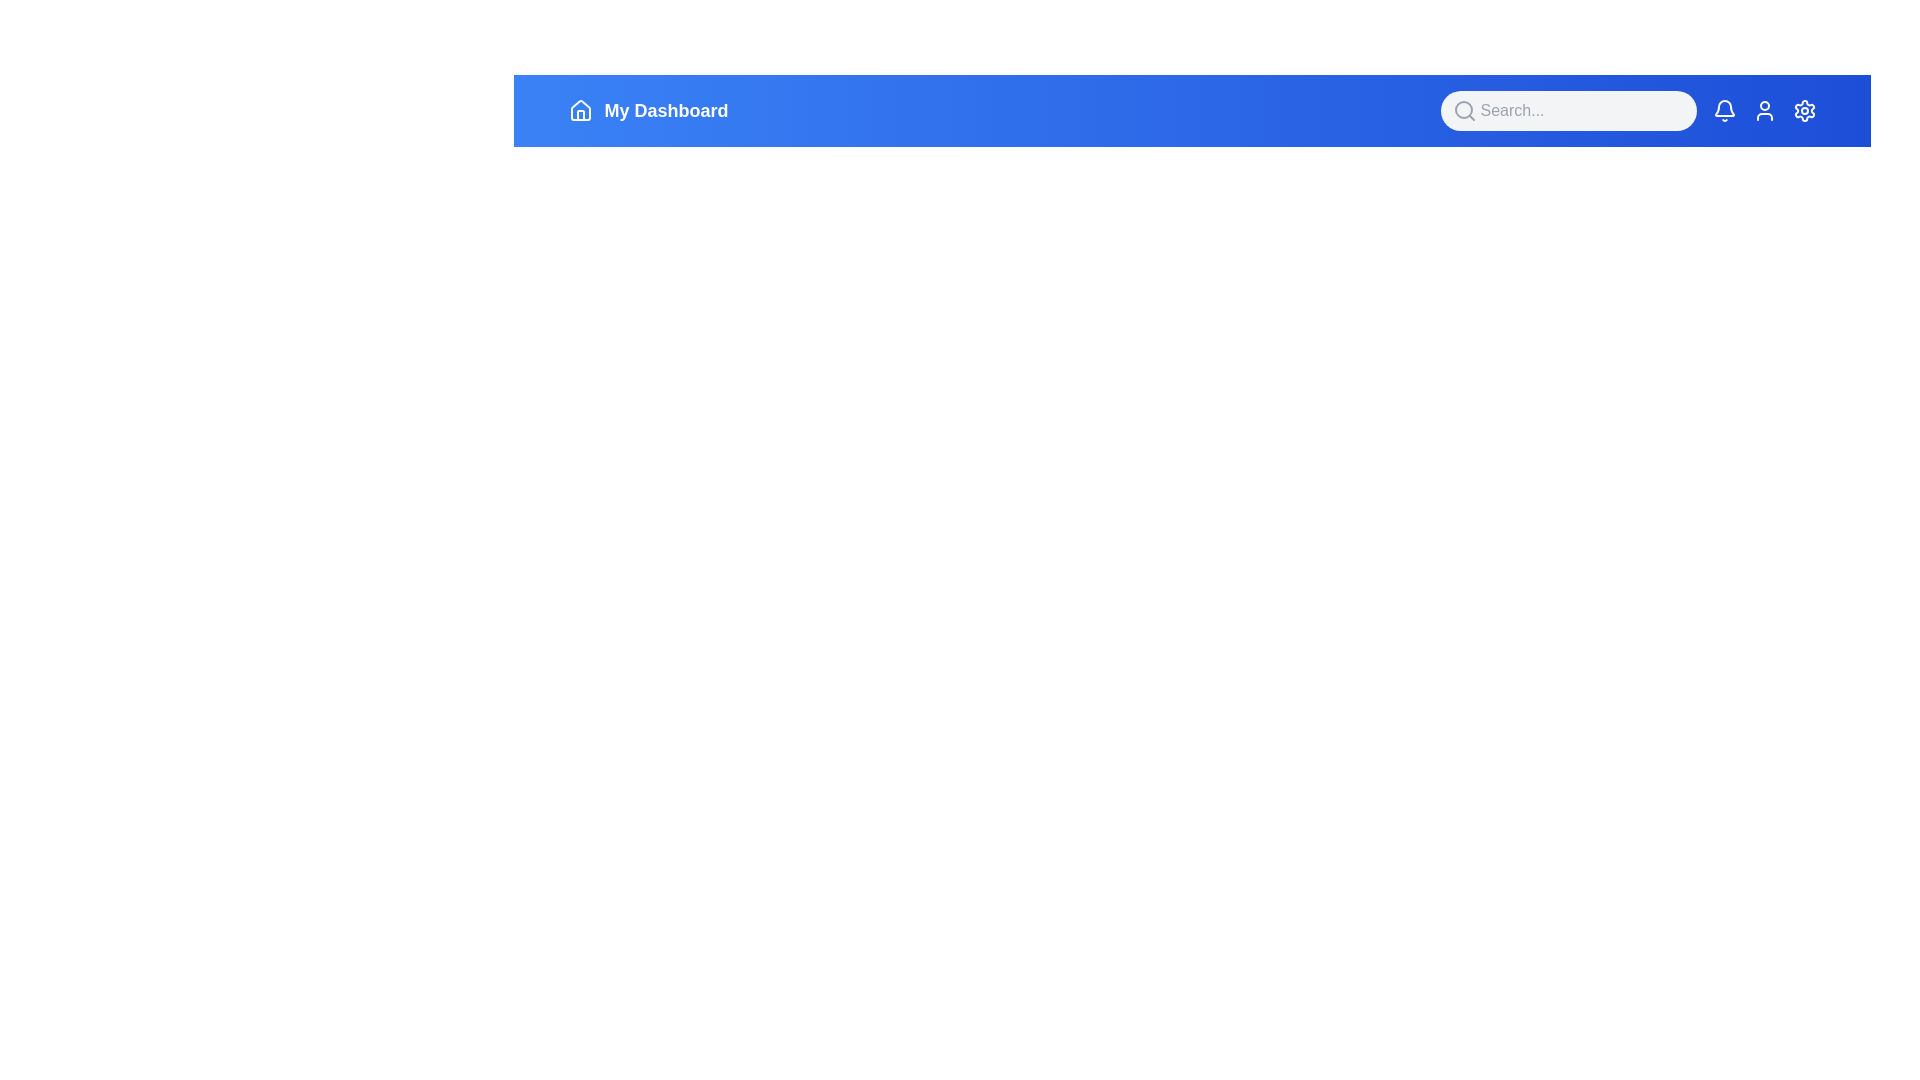 The height and width of the screenshot is (1080, 1920). Describe the element at coordinates (579, 111) in the screenshot. I see `the Home icon in the navigation bar` at that location.